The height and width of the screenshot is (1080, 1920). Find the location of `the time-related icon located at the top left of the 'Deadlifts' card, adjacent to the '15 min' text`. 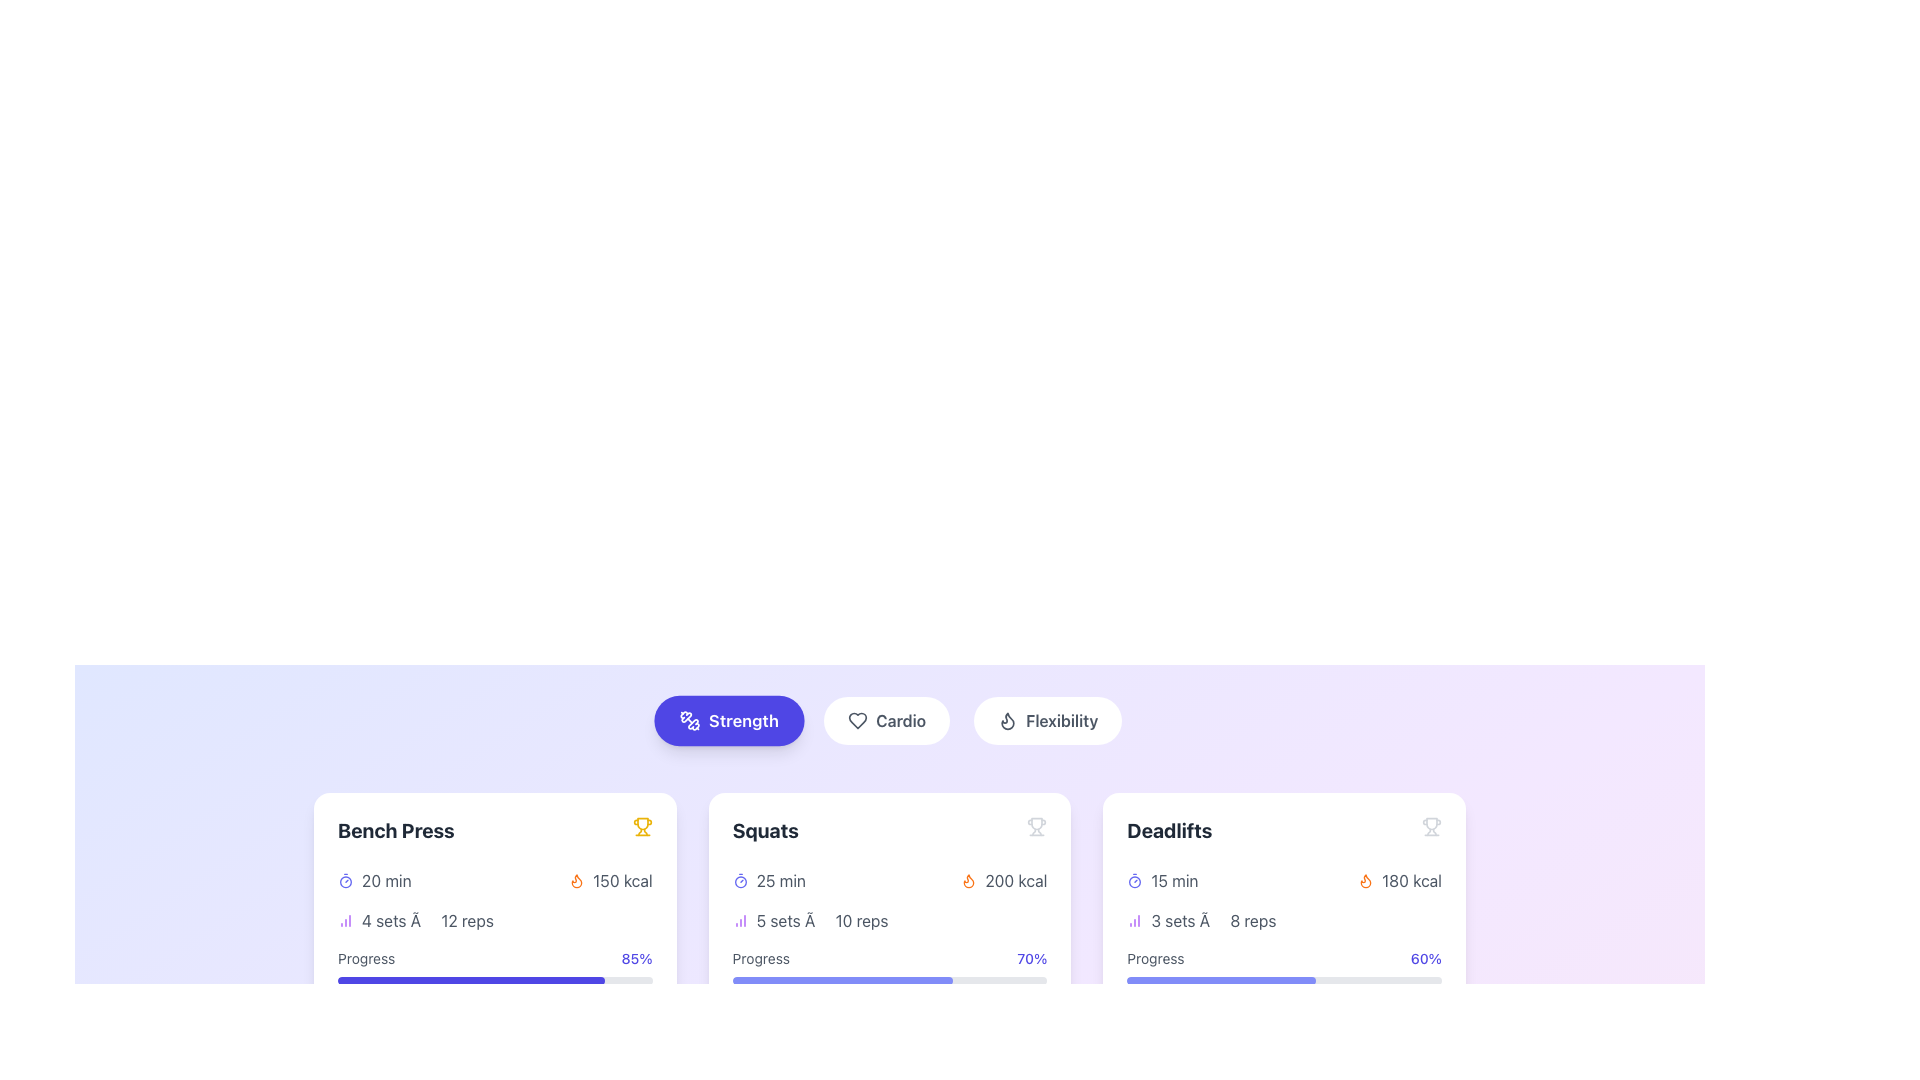

the time-related icon located at the top left of the 'Deadlifts' card, adjacent to the '15 min' text is located at coordinates (1135, 879).